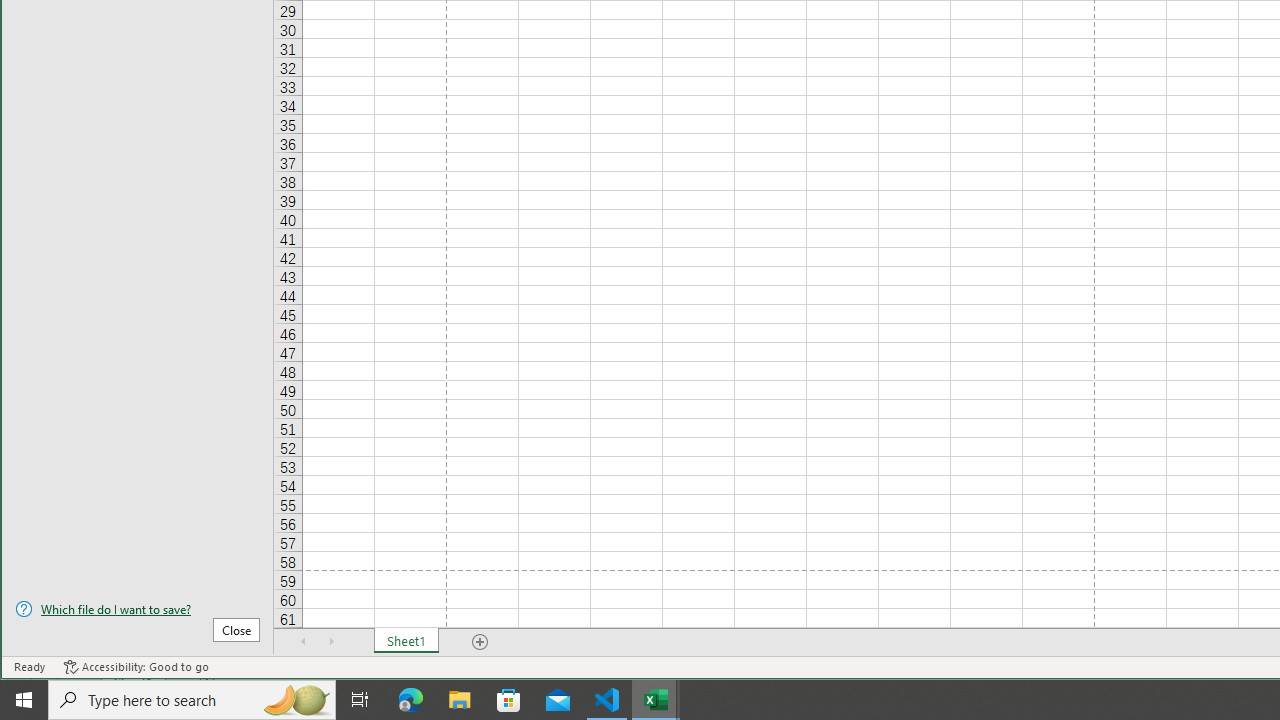  Describe the element at coordinates (294, 698) in the screenshot. I see `'Search highlights icon opens search home window'` at that location.